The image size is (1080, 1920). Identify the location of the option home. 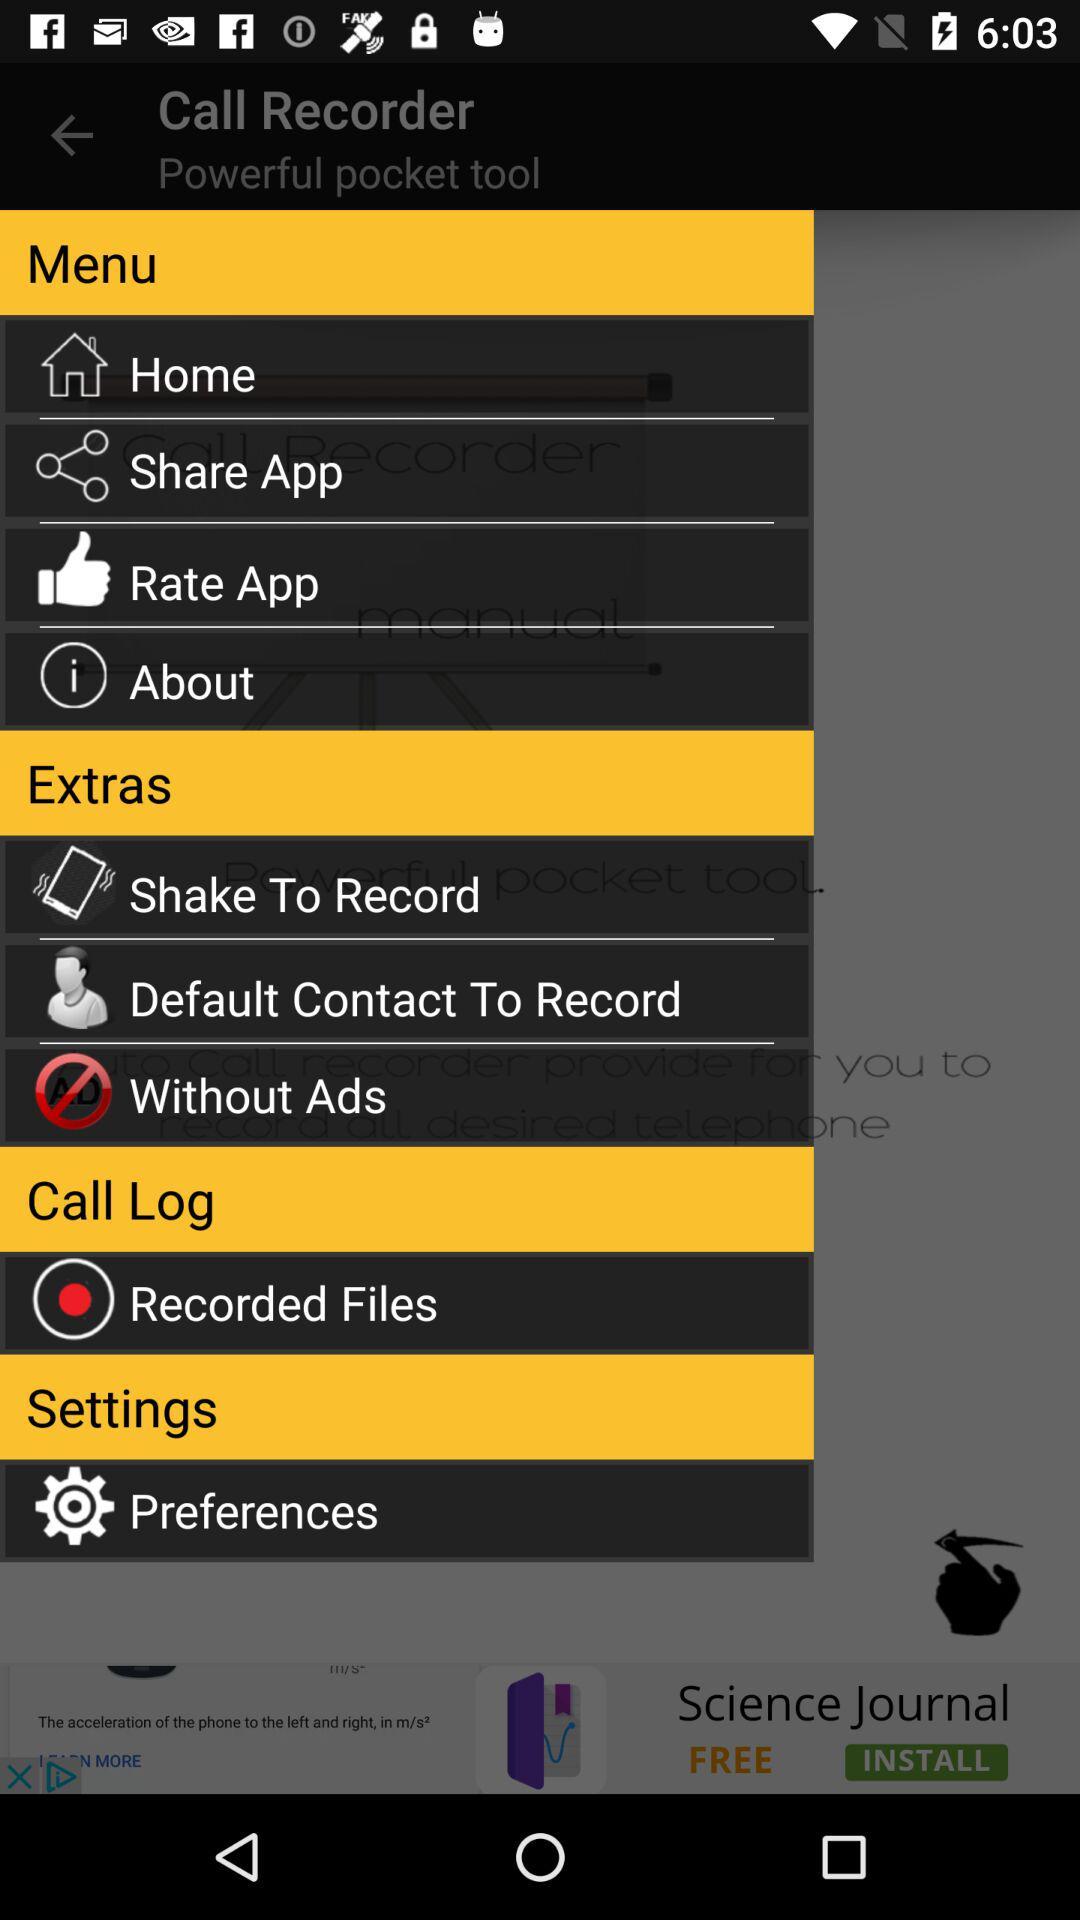
(406, 366).